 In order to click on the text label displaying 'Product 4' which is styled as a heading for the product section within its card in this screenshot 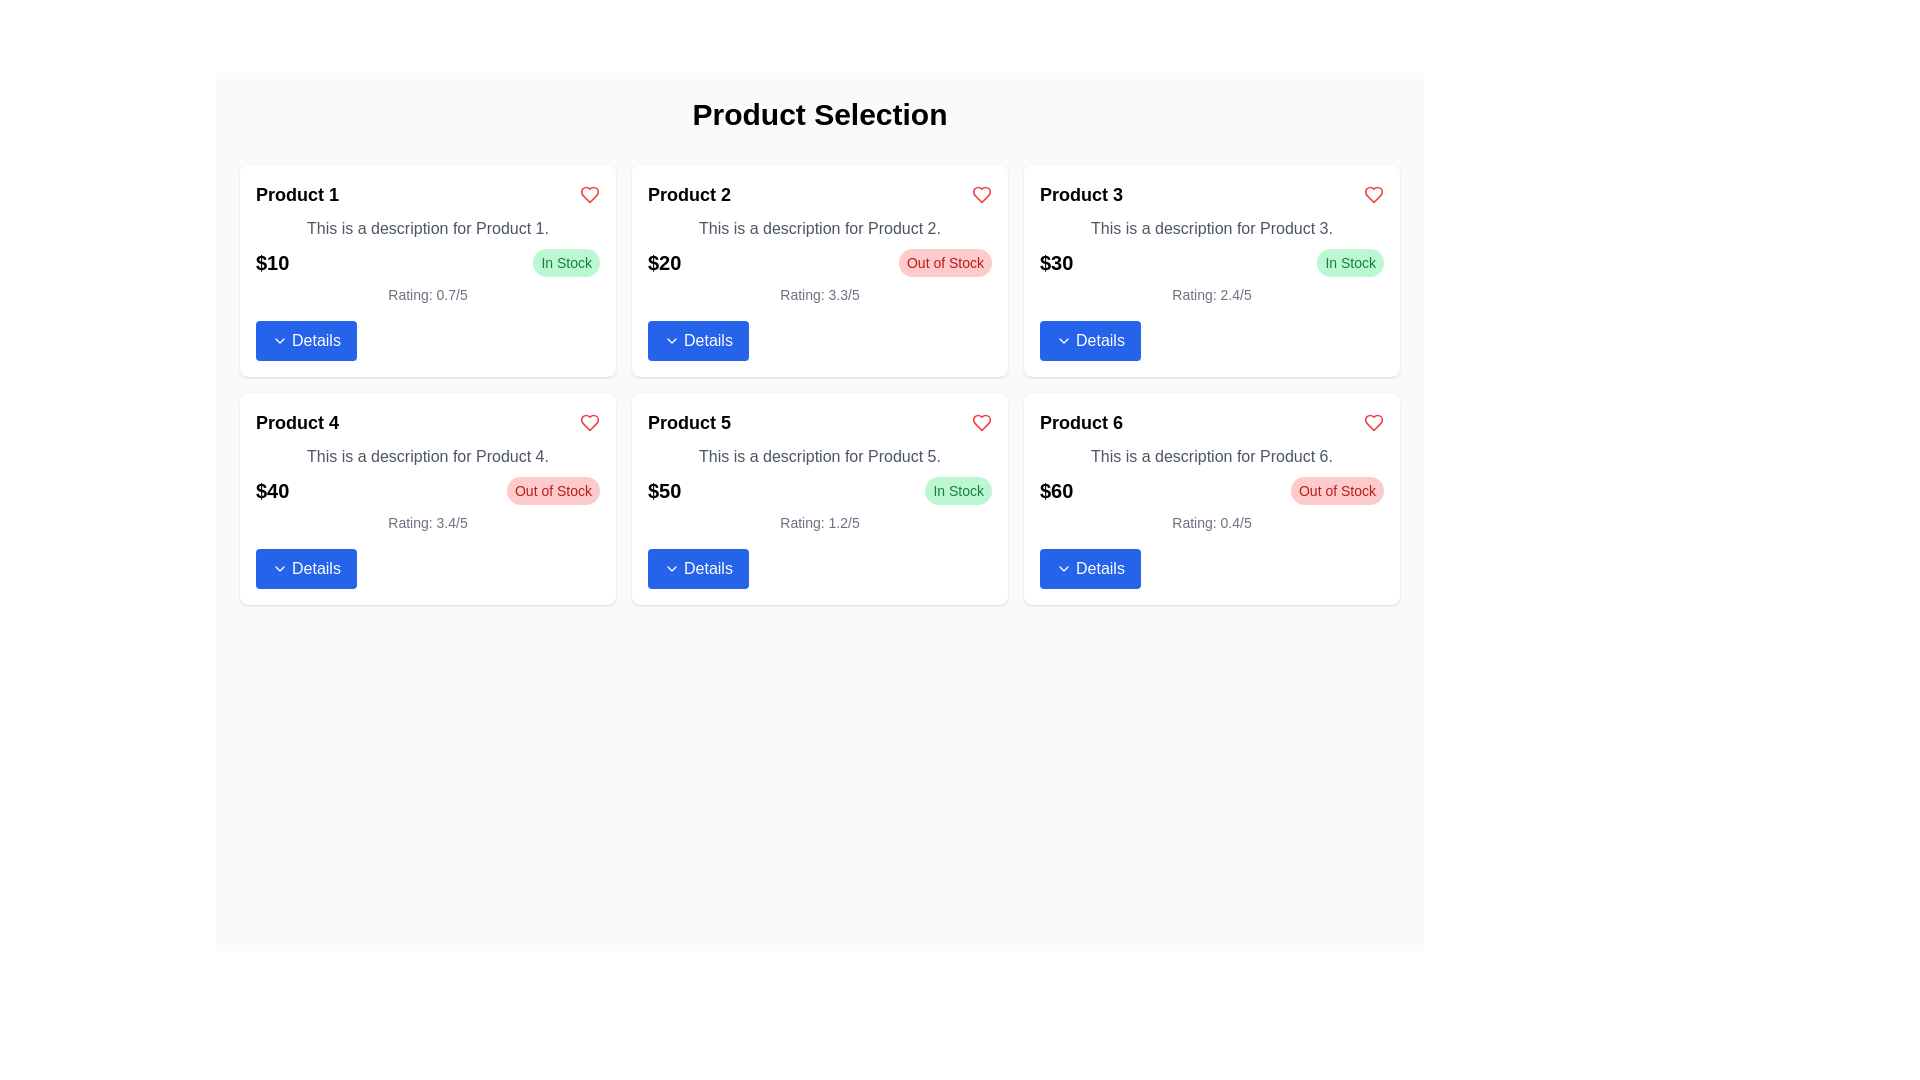, I will do `click(296, 422)`.